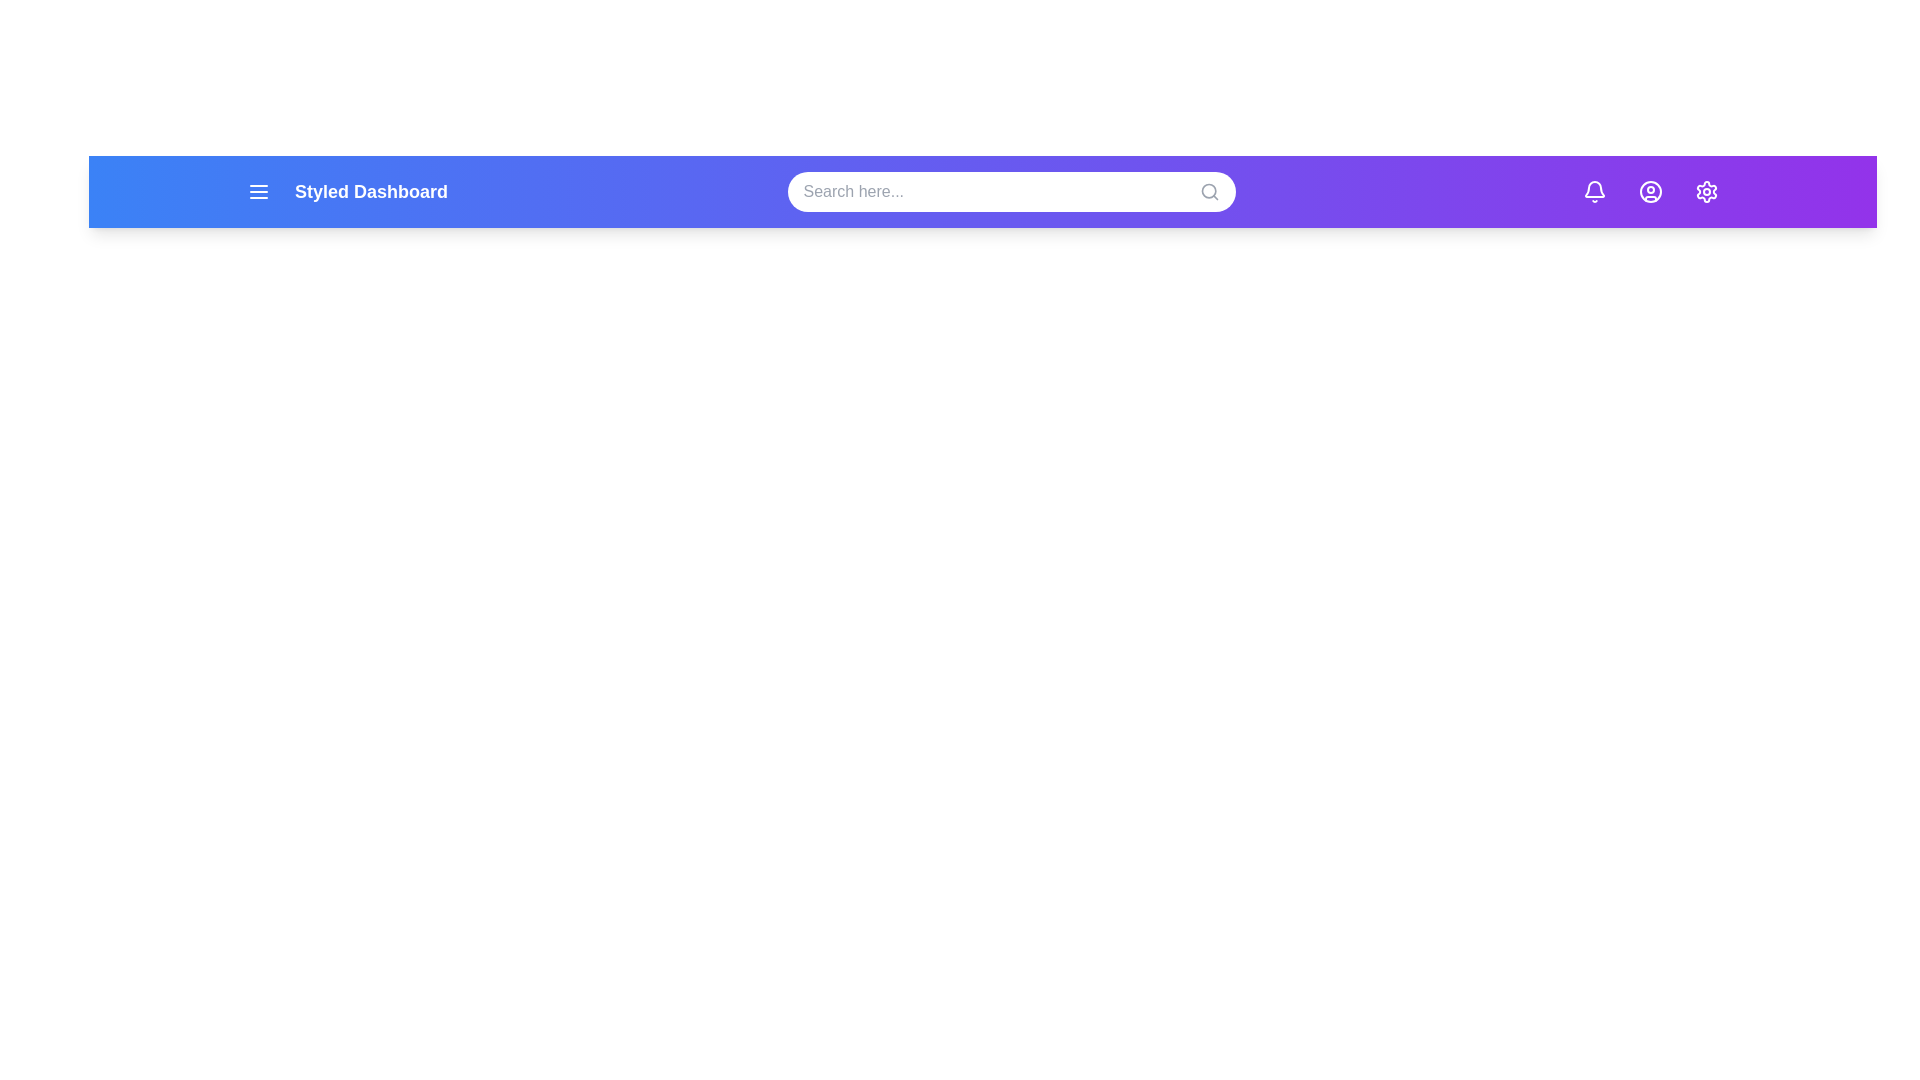 Image resolution: width=1920 pixels, height=1080 pixels. Describe the element at coordinates (1651, 192) in the screenshot. I see `the user icon to access user settings or profile` at that location.